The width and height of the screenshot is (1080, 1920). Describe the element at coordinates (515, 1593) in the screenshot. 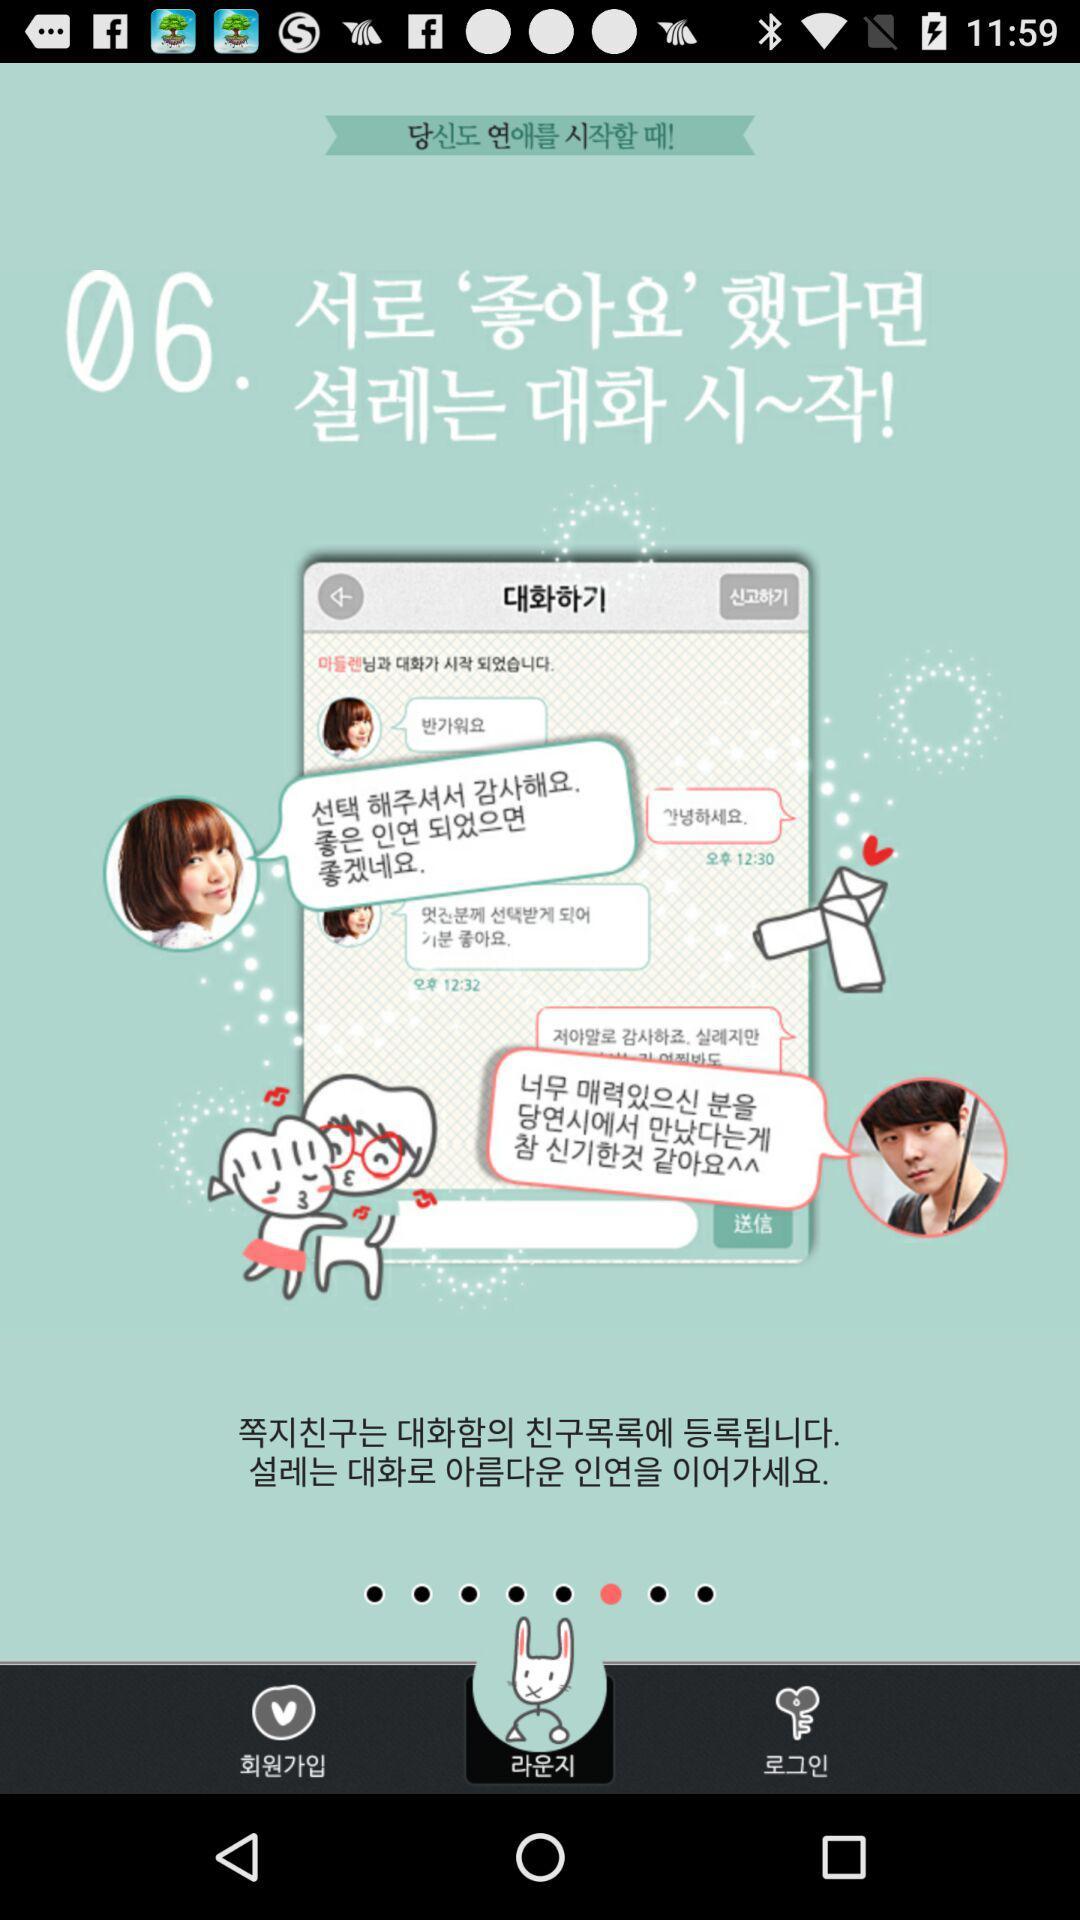

I see `change page` at that location.